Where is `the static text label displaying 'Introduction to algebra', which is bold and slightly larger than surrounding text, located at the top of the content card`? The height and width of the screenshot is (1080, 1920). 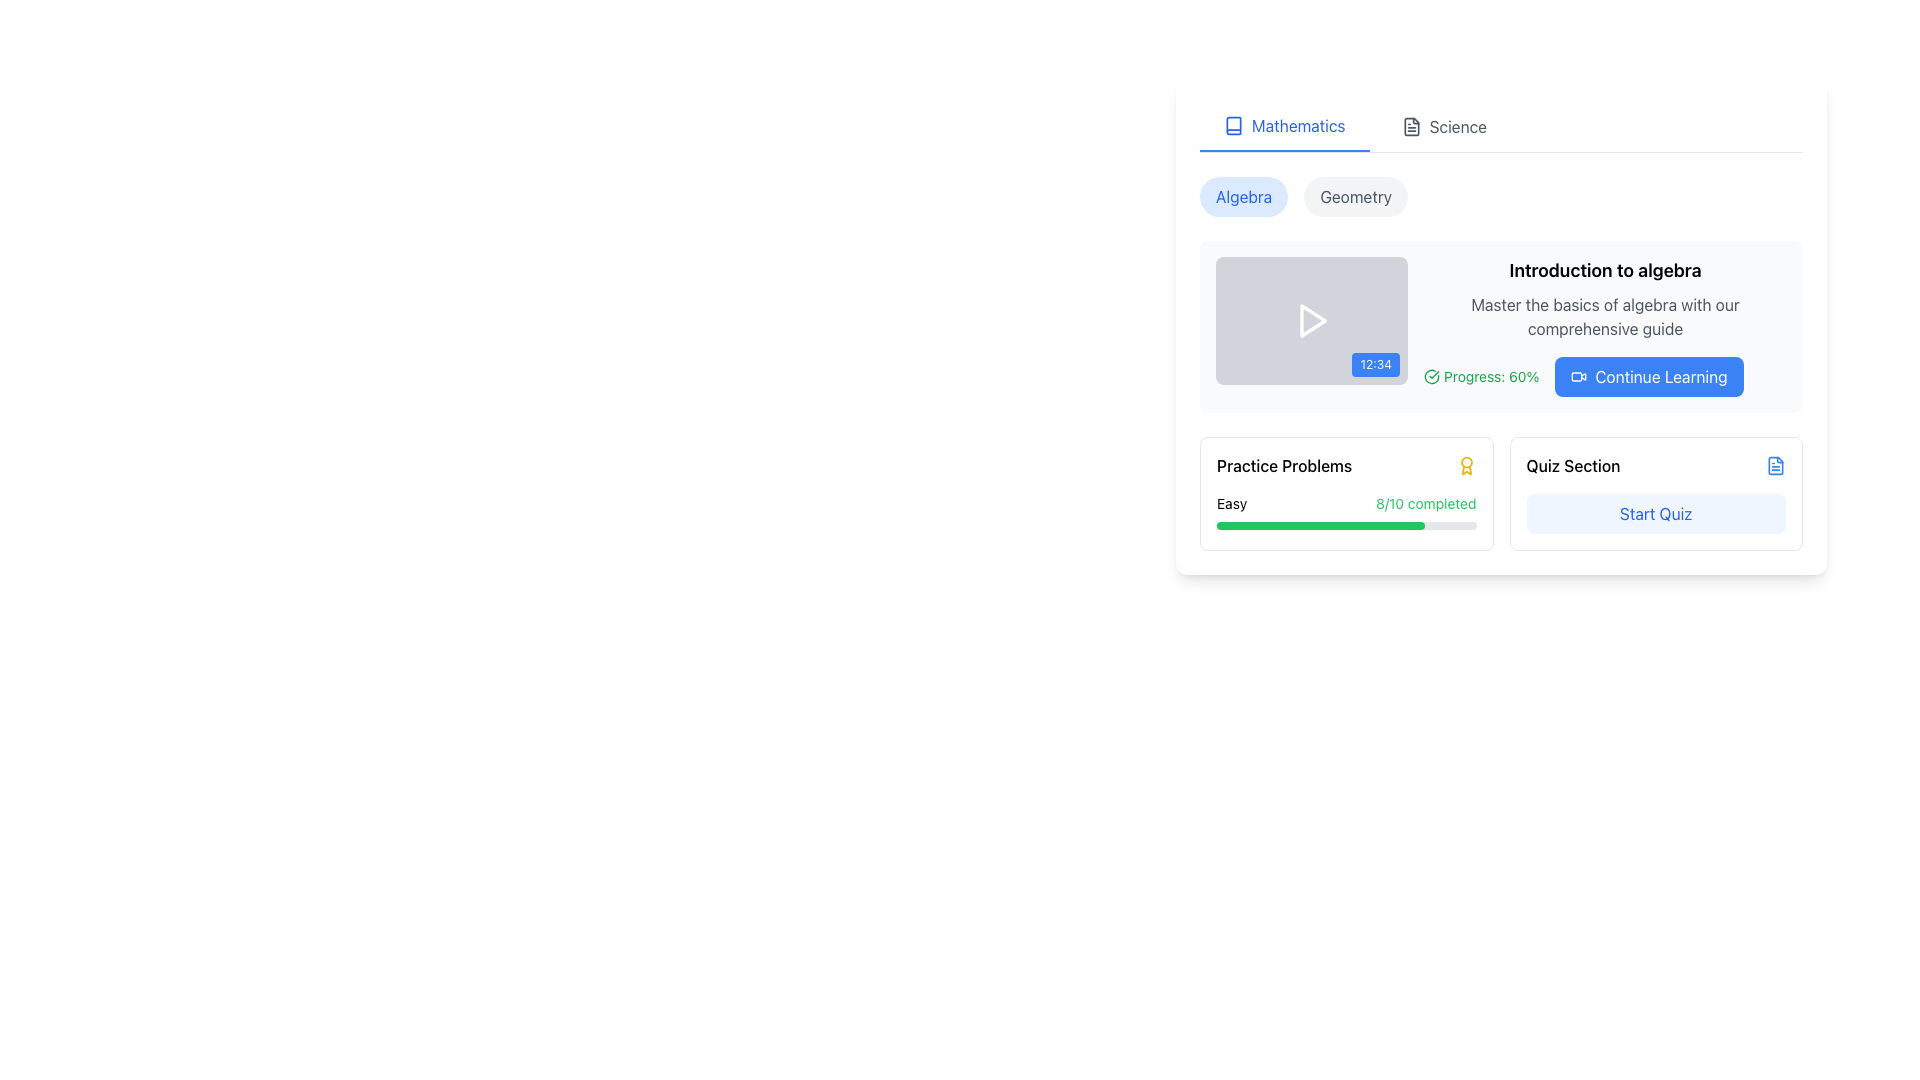
the static text label displaying 'Introduction to algebra', which is bold and slightly larger than surrounding text, located at the top of the content card is located at coordinates (1605, 270).